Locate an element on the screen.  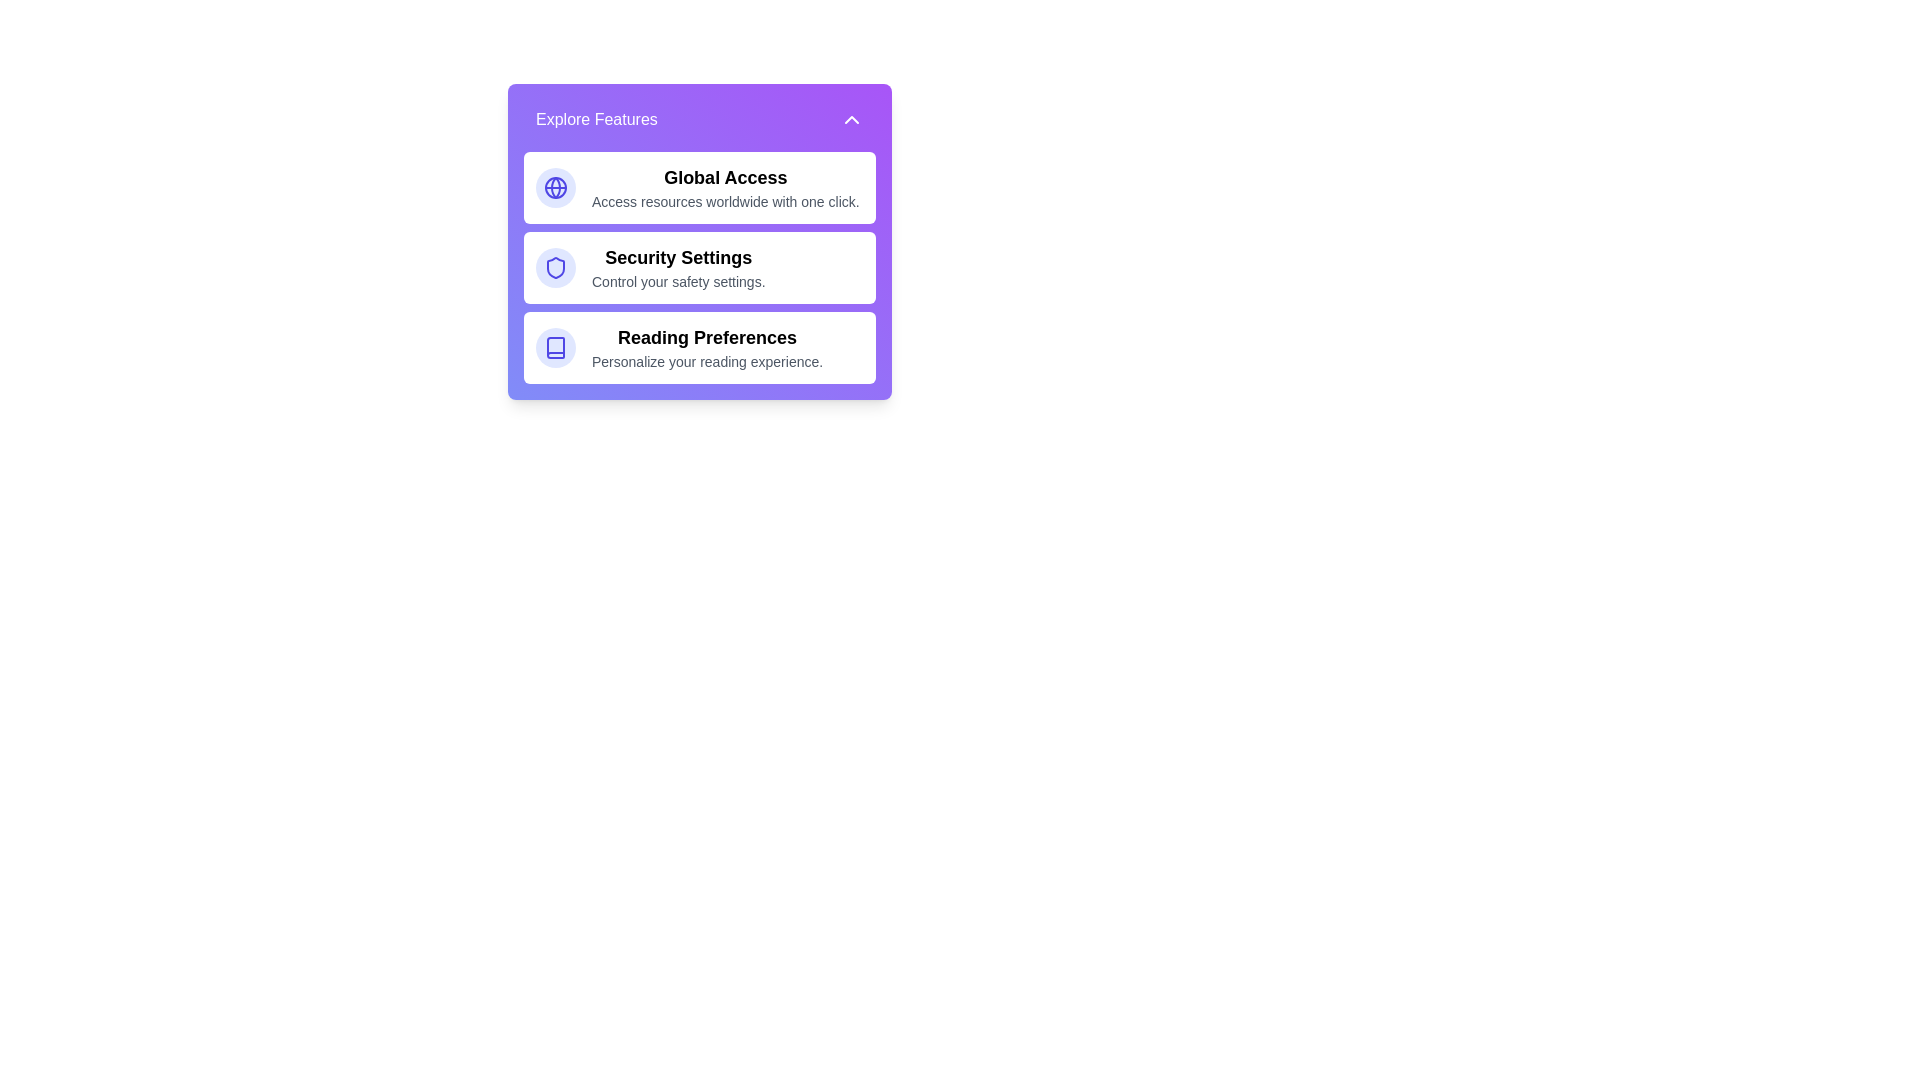
the 'Global Access' feature information panel located in the purple panel is located at coordinates (724, 188).